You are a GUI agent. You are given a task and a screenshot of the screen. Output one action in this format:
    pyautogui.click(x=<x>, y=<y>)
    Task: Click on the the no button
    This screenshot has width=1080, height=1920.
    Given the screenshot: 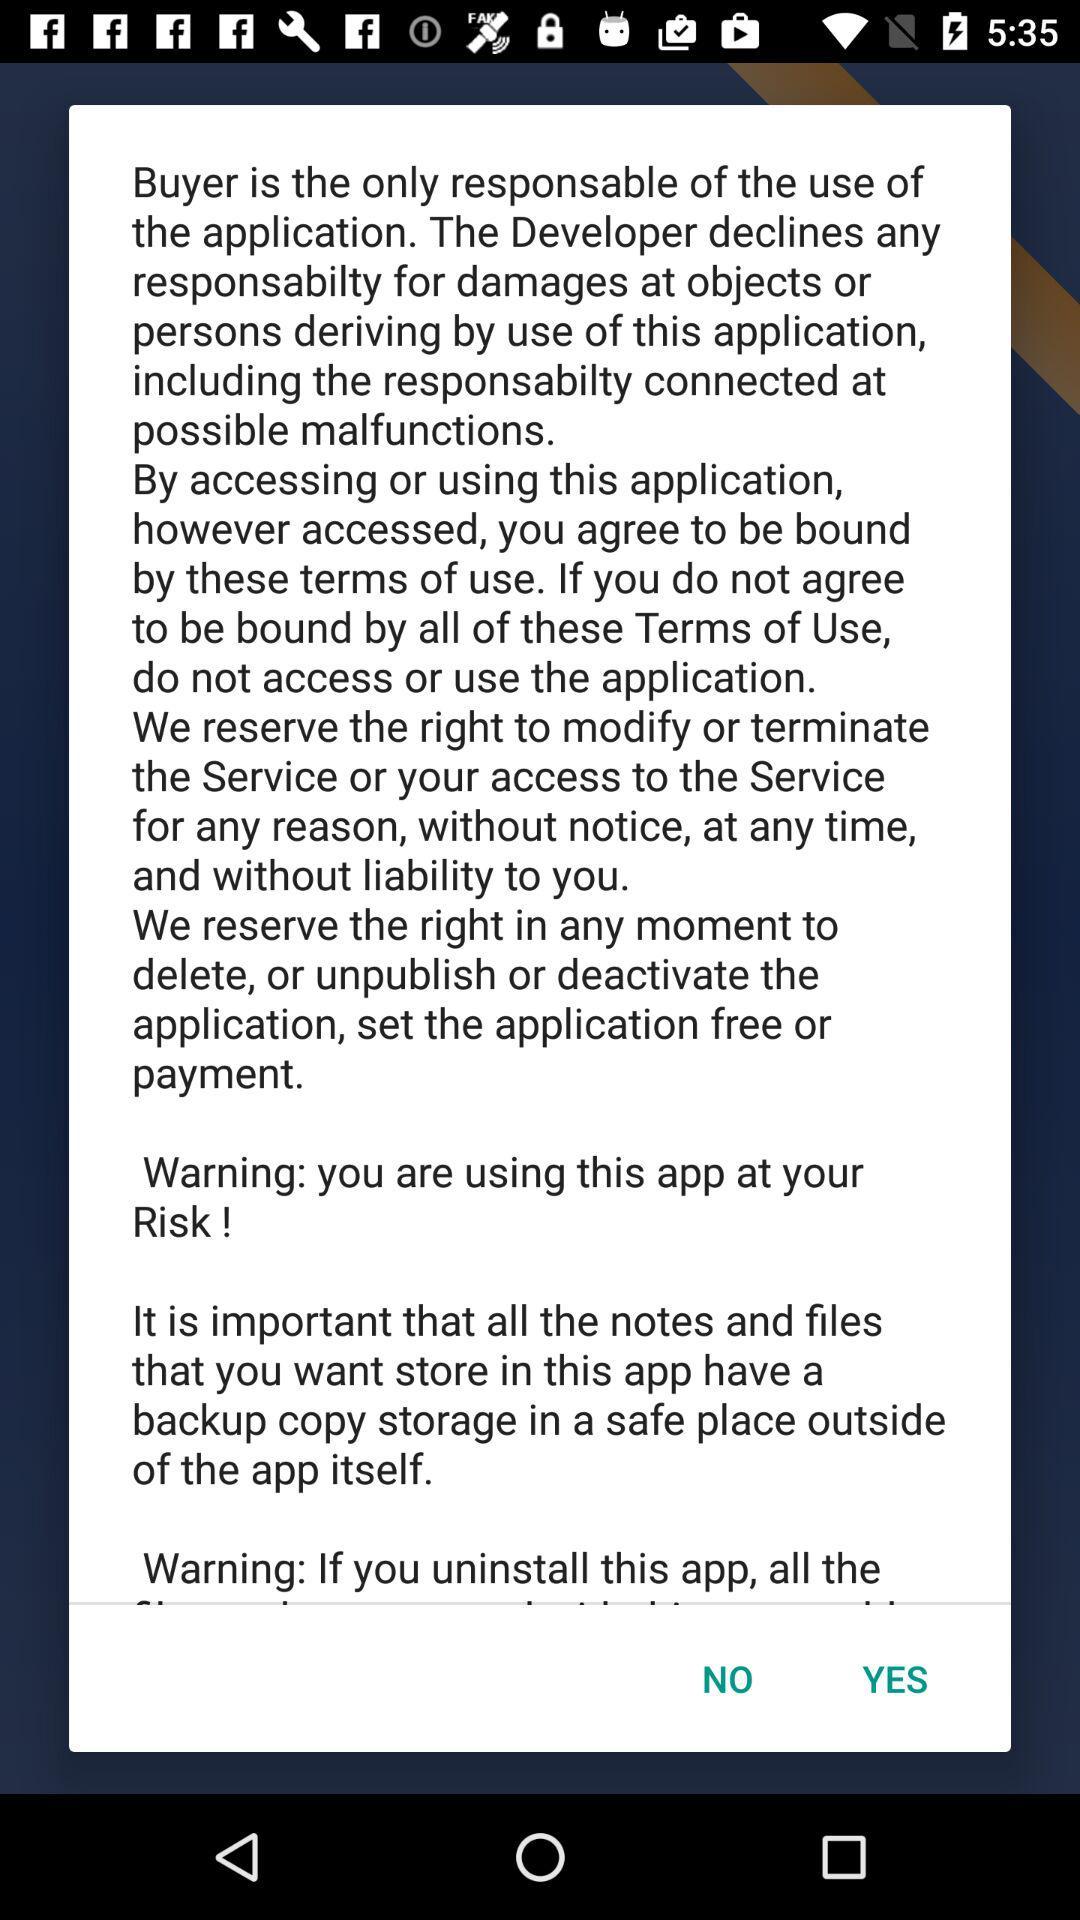 What is the action you would take?
    pyautogui.click(x=727, y=1678)
    